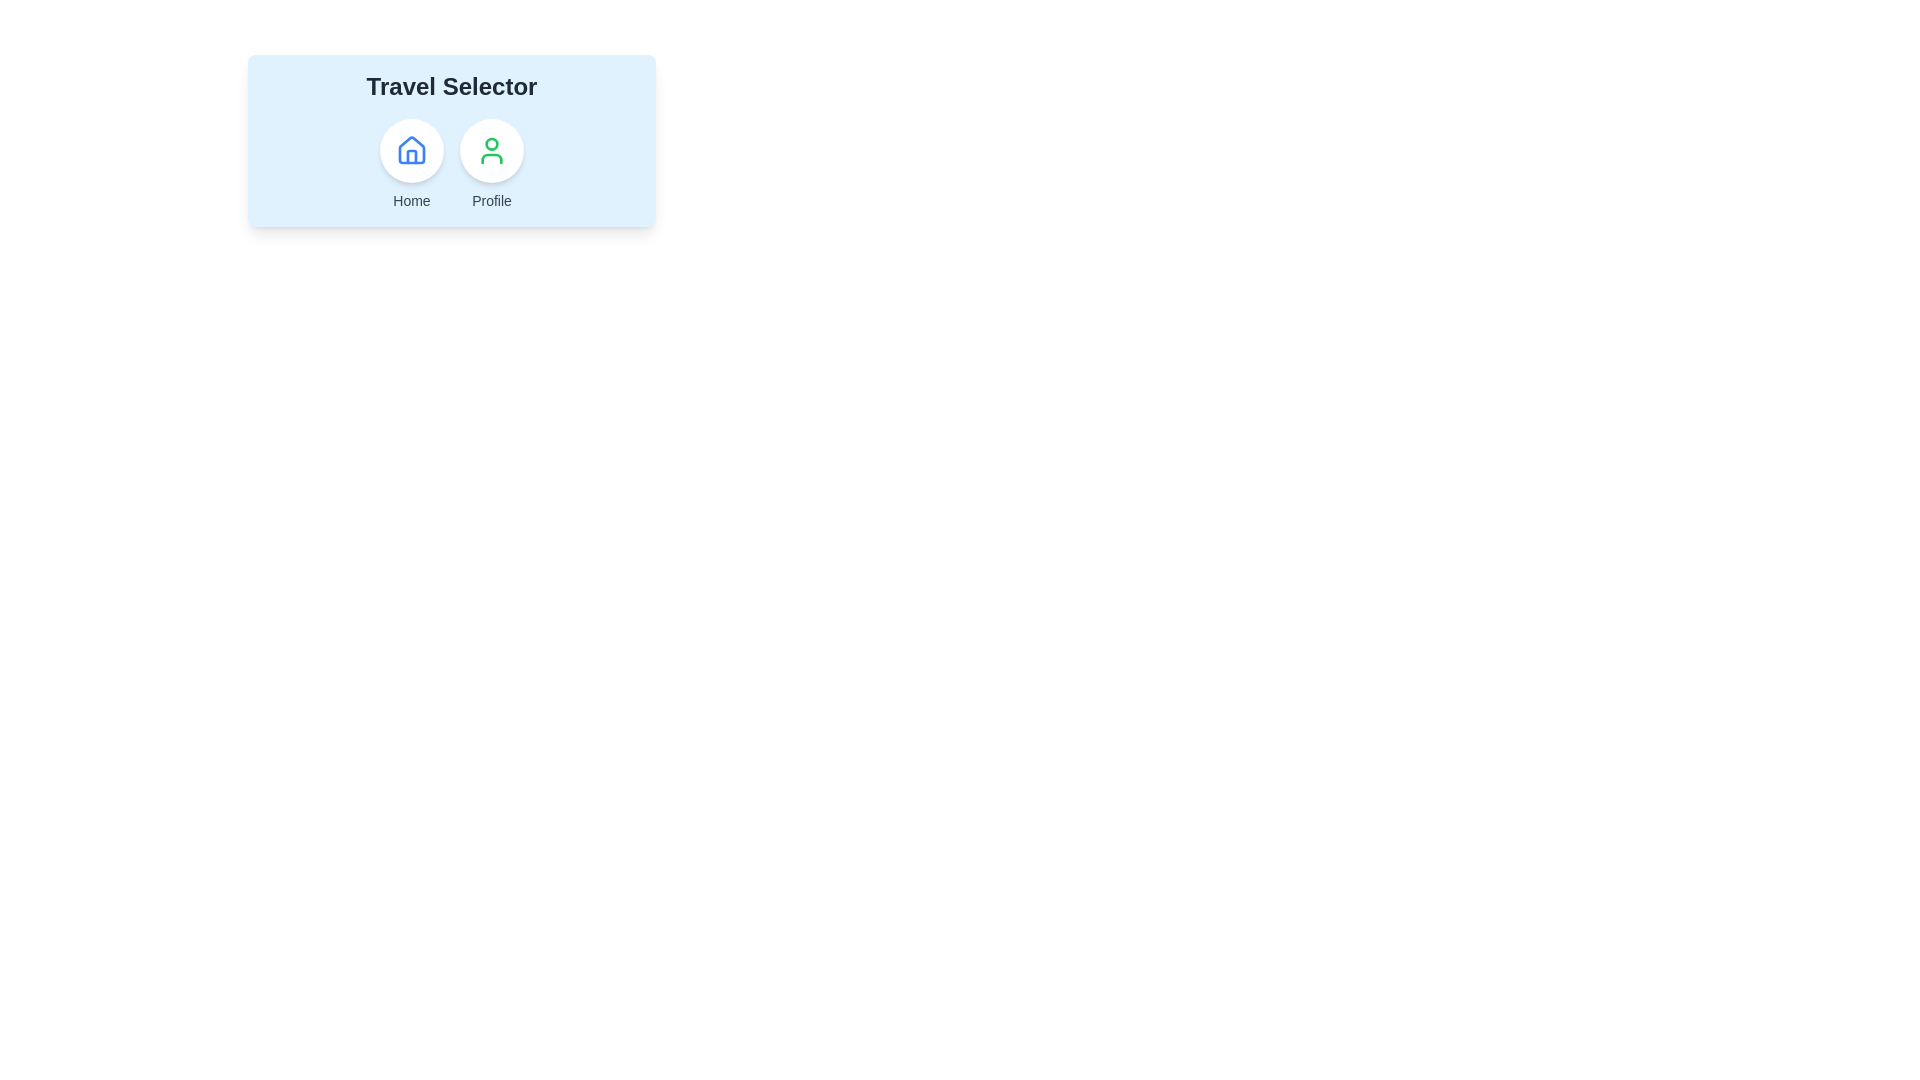  What do you see at coordinates (450, 164) in the screenshot?
I see `the 'Profile' group in the grouped navigation buttons` at bounding box center [450, 164].